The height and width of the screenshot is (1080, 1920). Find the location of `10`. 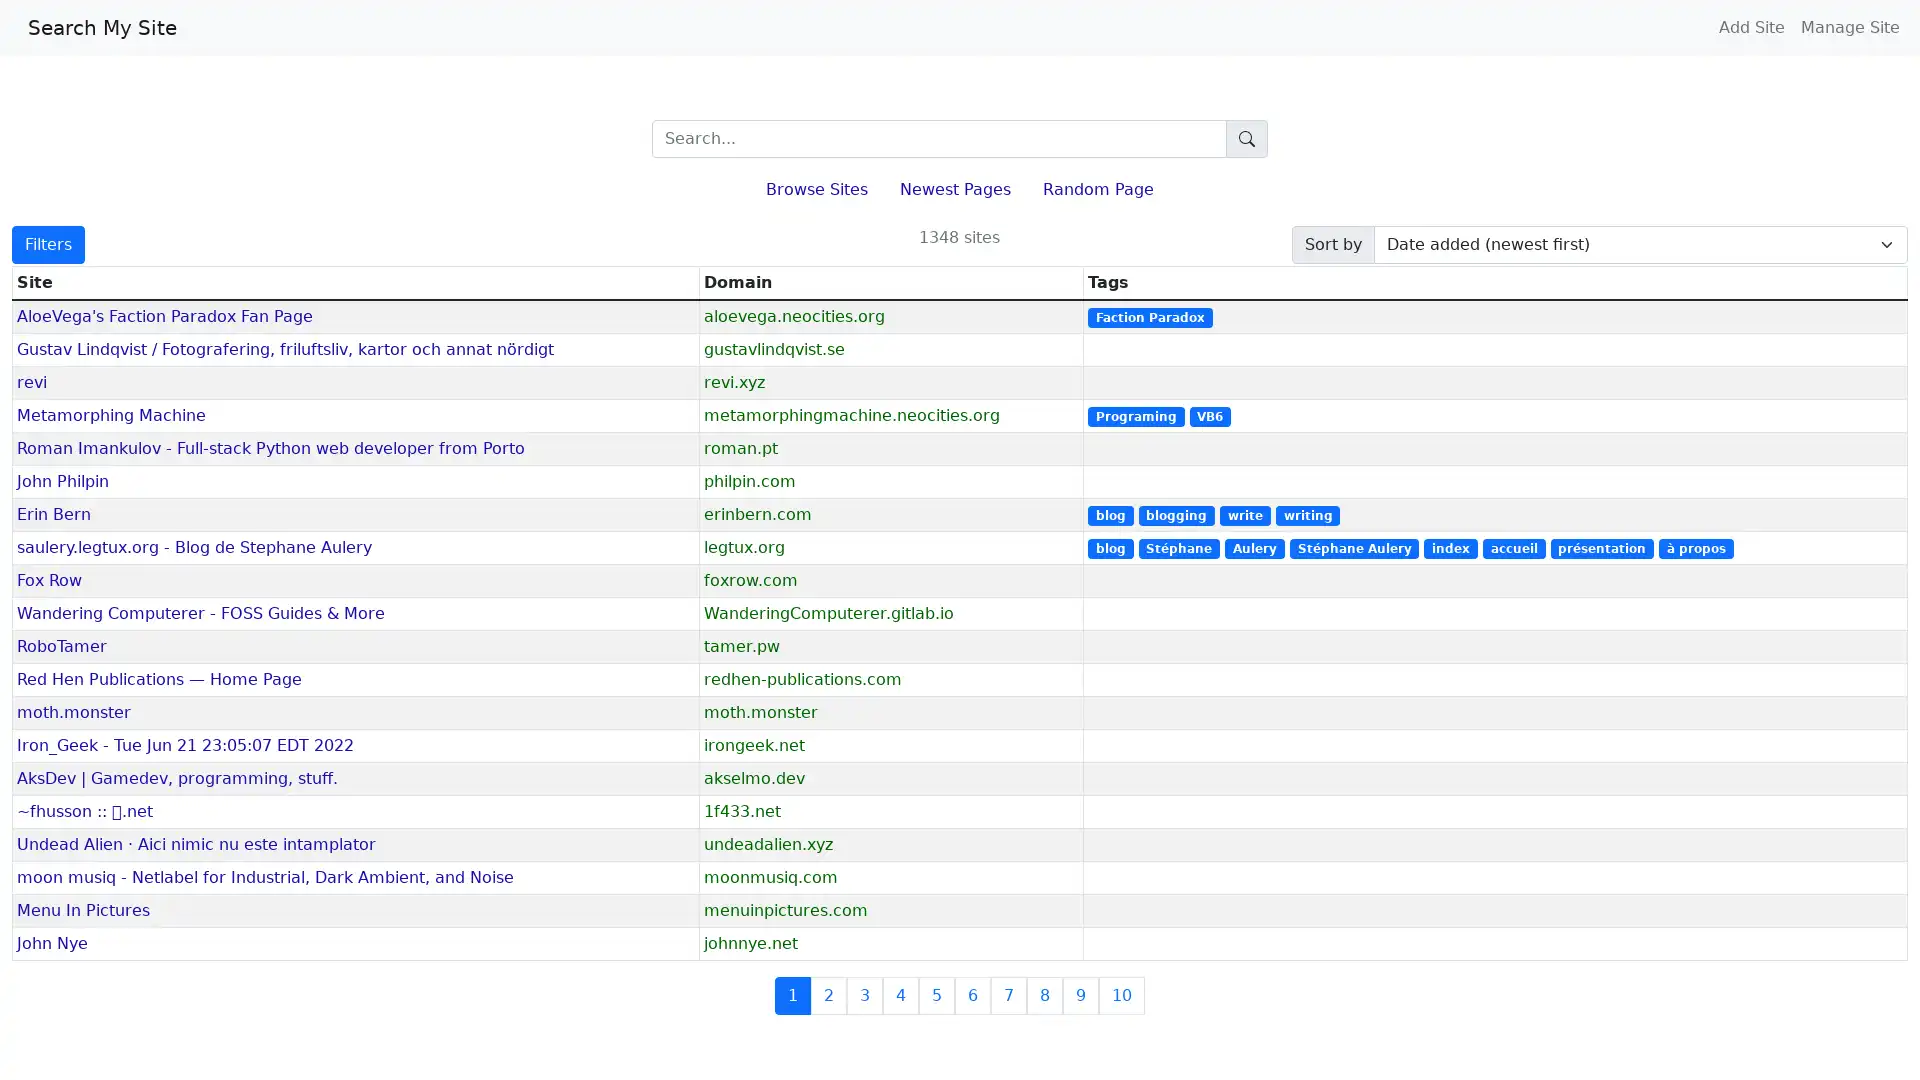

10 is located at coordinates (1122, 995).